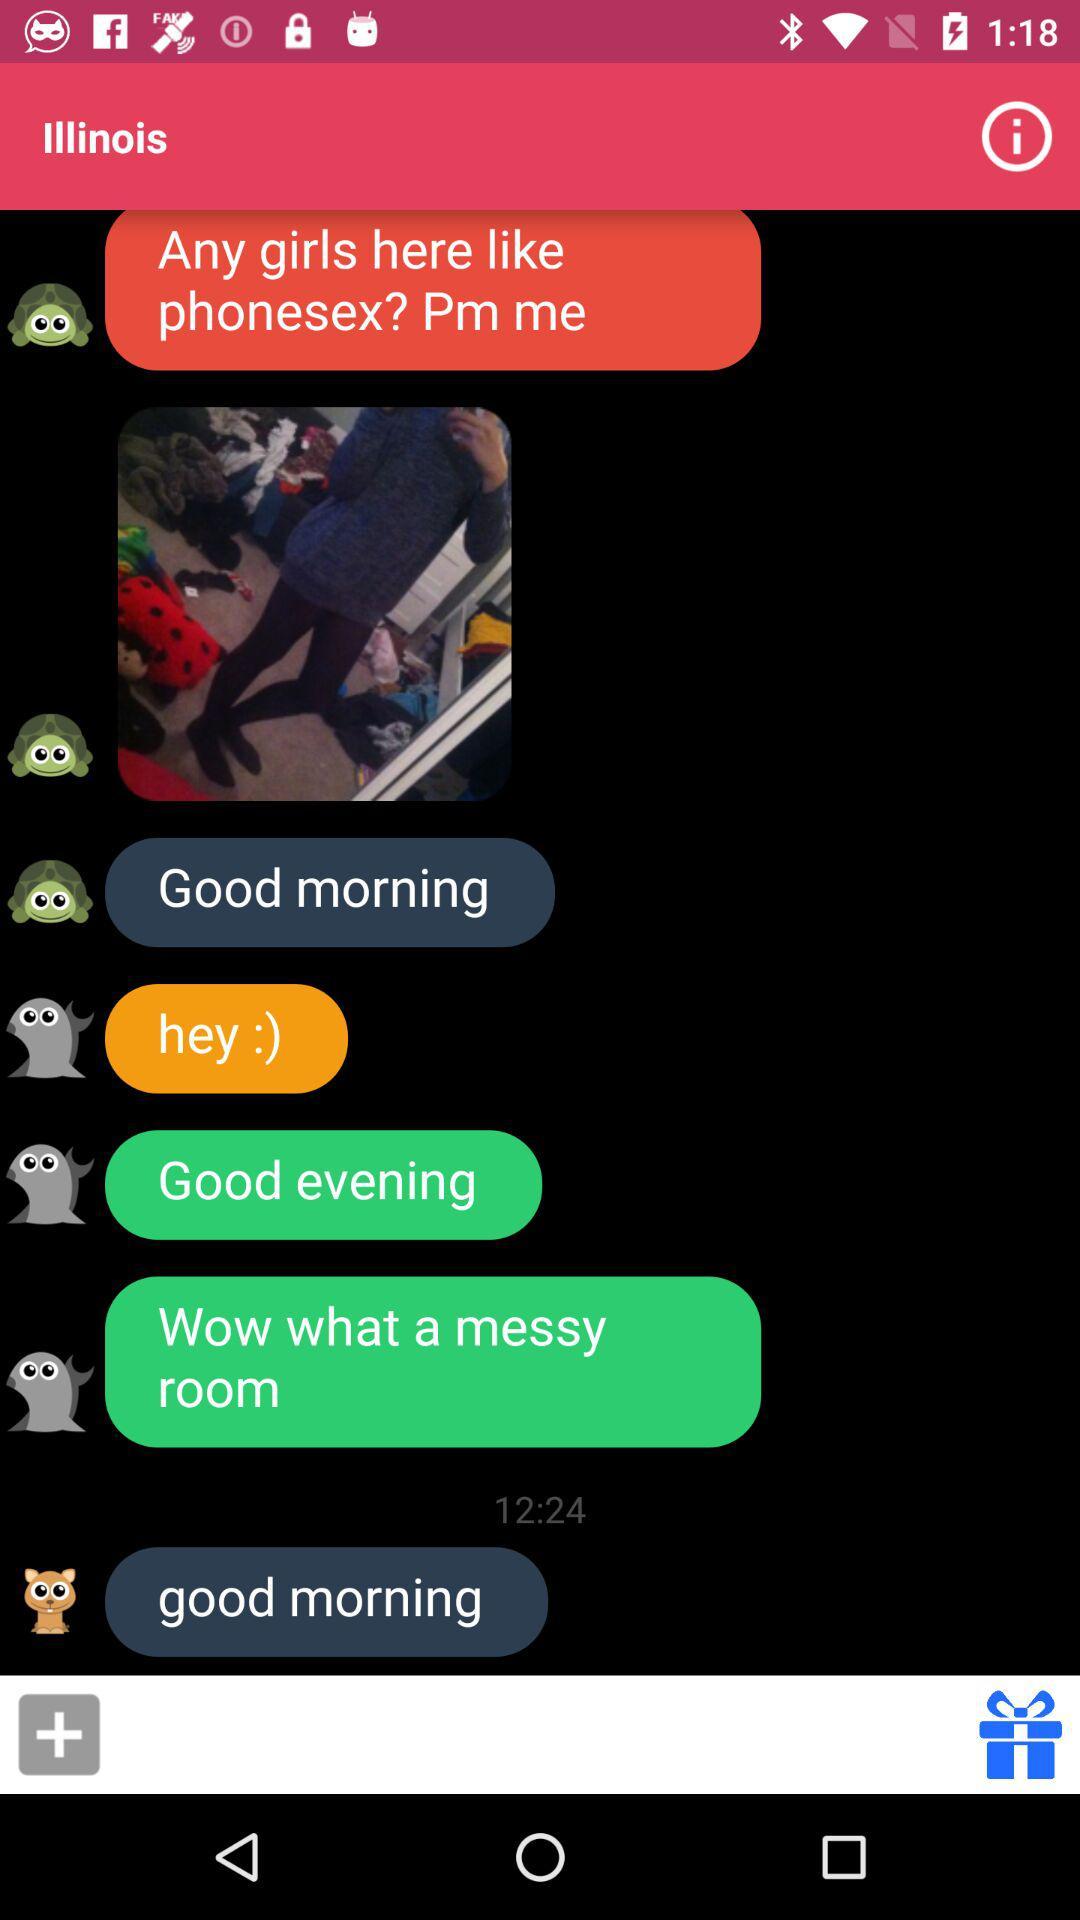 This screenshot has width=1080, height=1920. I want to click on item below hey :), so click(322, 1185).